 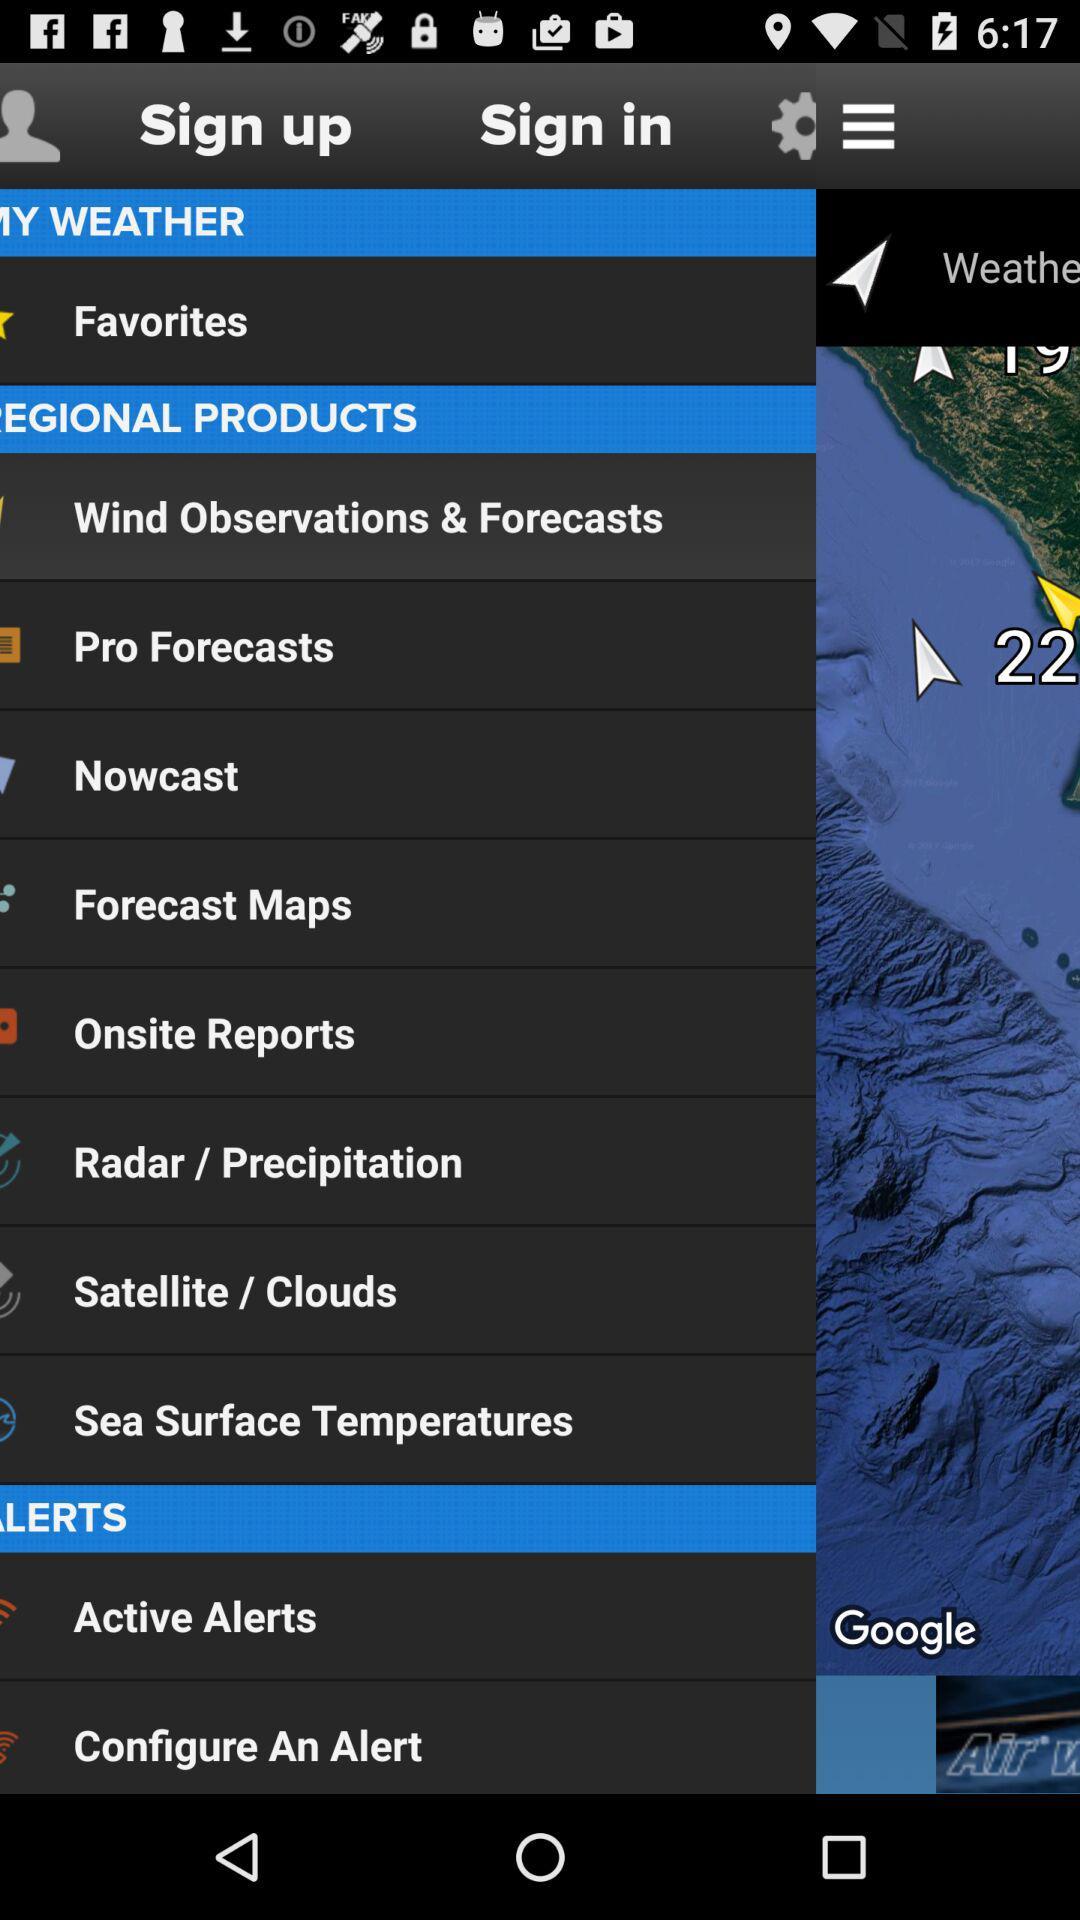 What do you see at coordinates (855, 133) in the screenshot?
I see `the menu icon` at bounding box center [855, 133].